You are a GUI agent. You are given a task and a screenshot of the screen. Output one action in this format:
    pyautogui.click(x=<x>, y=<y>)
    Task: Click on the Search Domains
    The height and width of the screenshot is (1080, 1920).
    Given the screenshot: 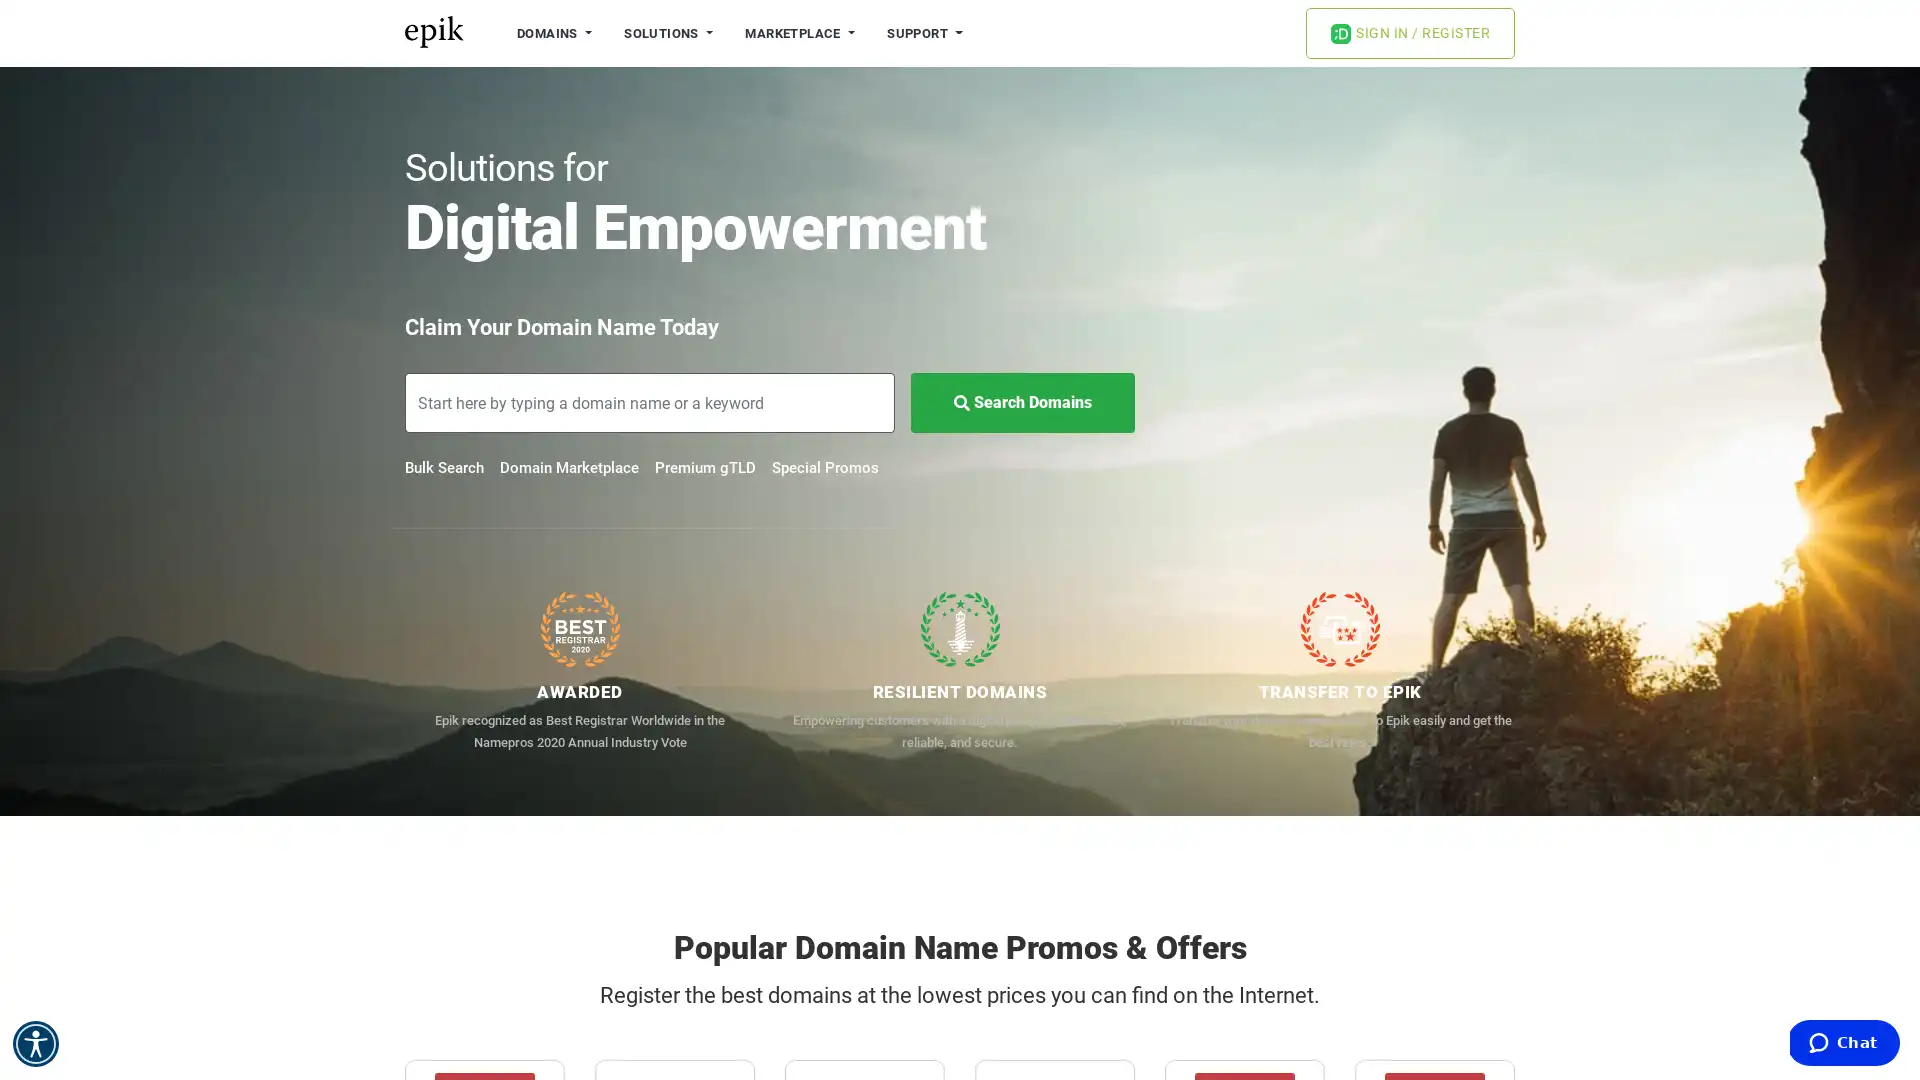 What is the action you would take?
    pyautogui.click(x=1022, y=402)
    